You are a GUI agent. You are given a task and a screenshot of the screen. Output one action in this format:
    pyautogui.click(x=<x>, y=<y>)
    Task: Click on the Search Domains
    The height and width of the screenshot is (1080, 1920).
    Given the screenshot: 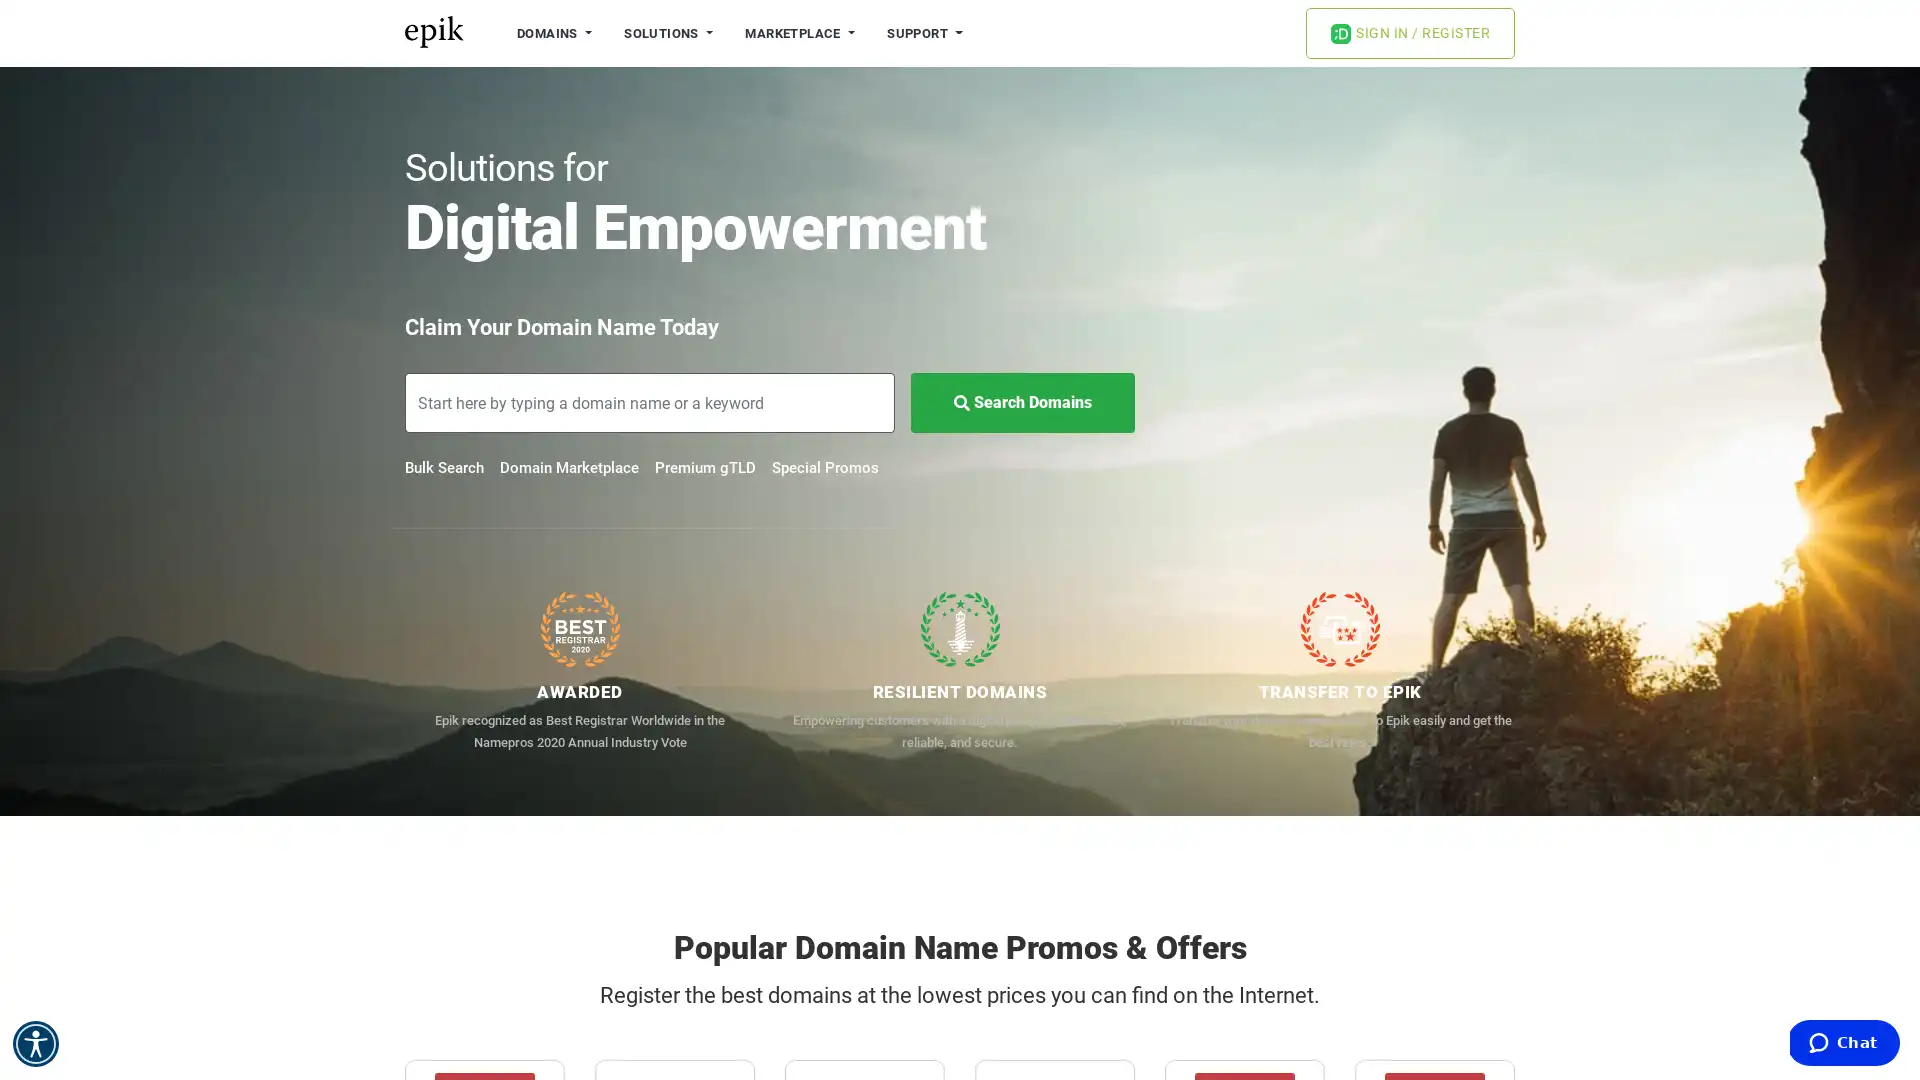 What is the action you would take?
    pyautogui.click(x=1022, y=402)
    